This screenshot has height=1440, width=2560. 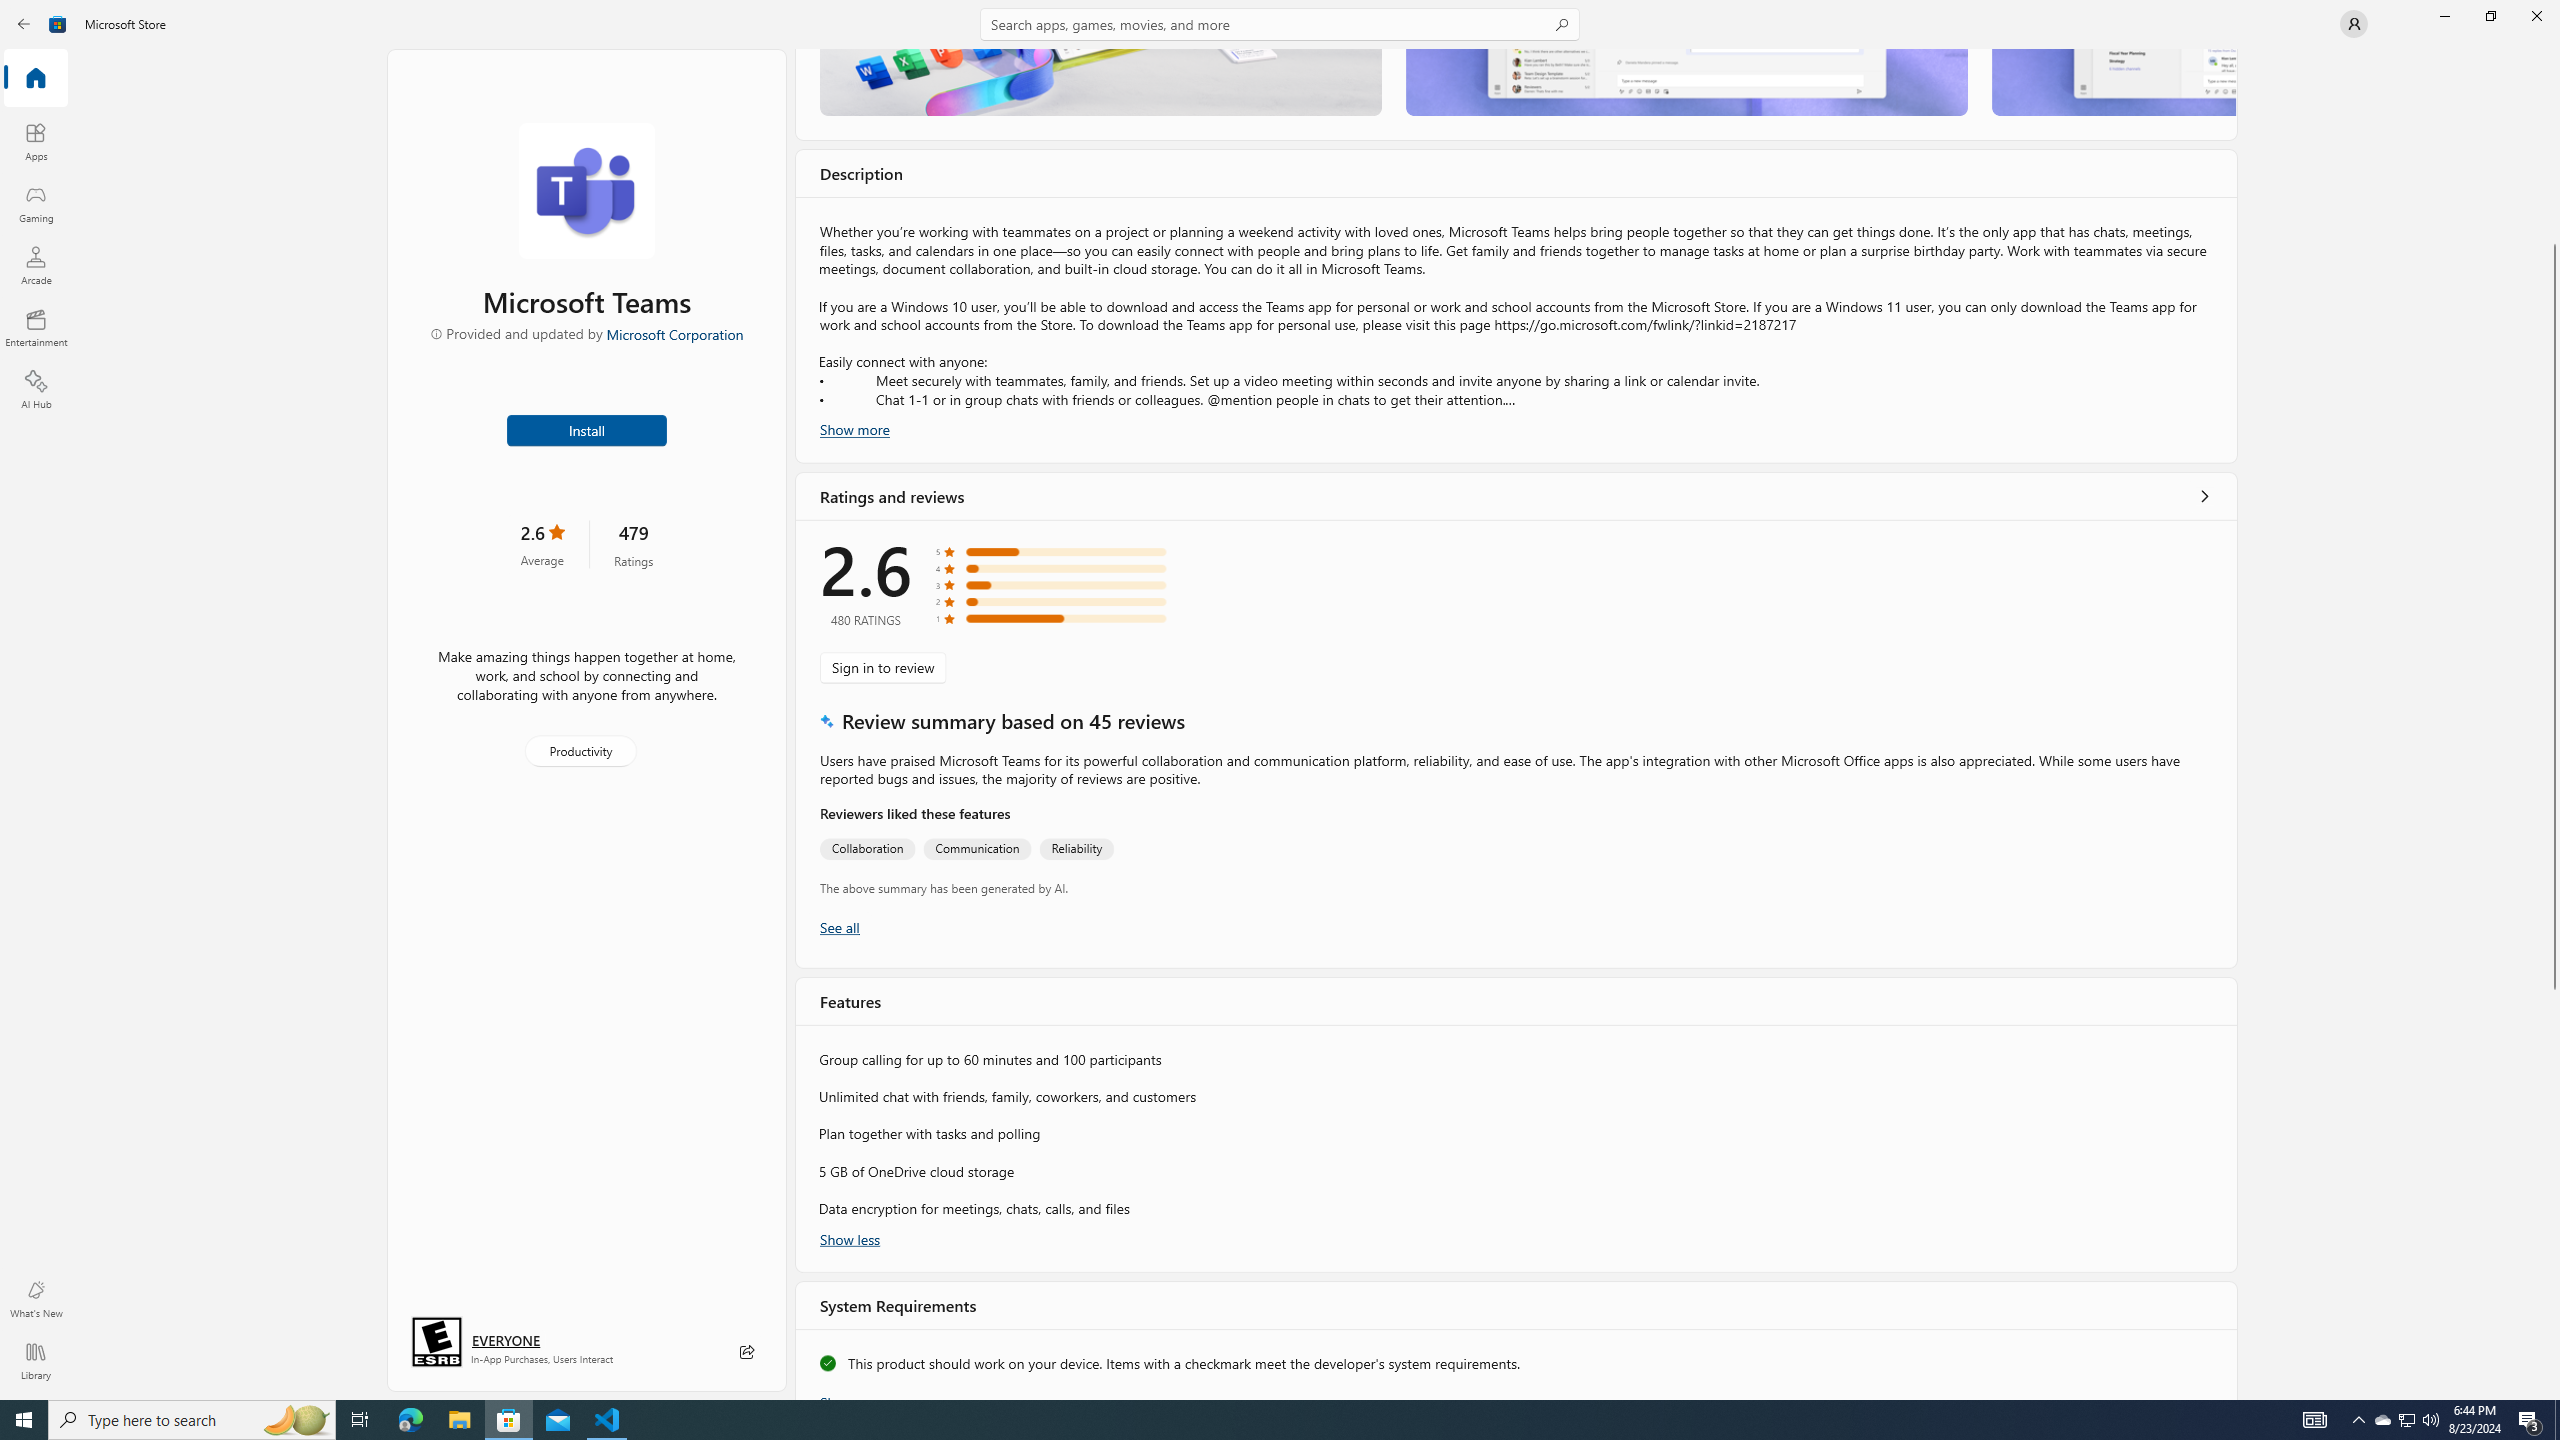 What do you see at coordinates (34, 326) in the screenshot?
I see `'Entertainment'` at bounding box center [34, 326].